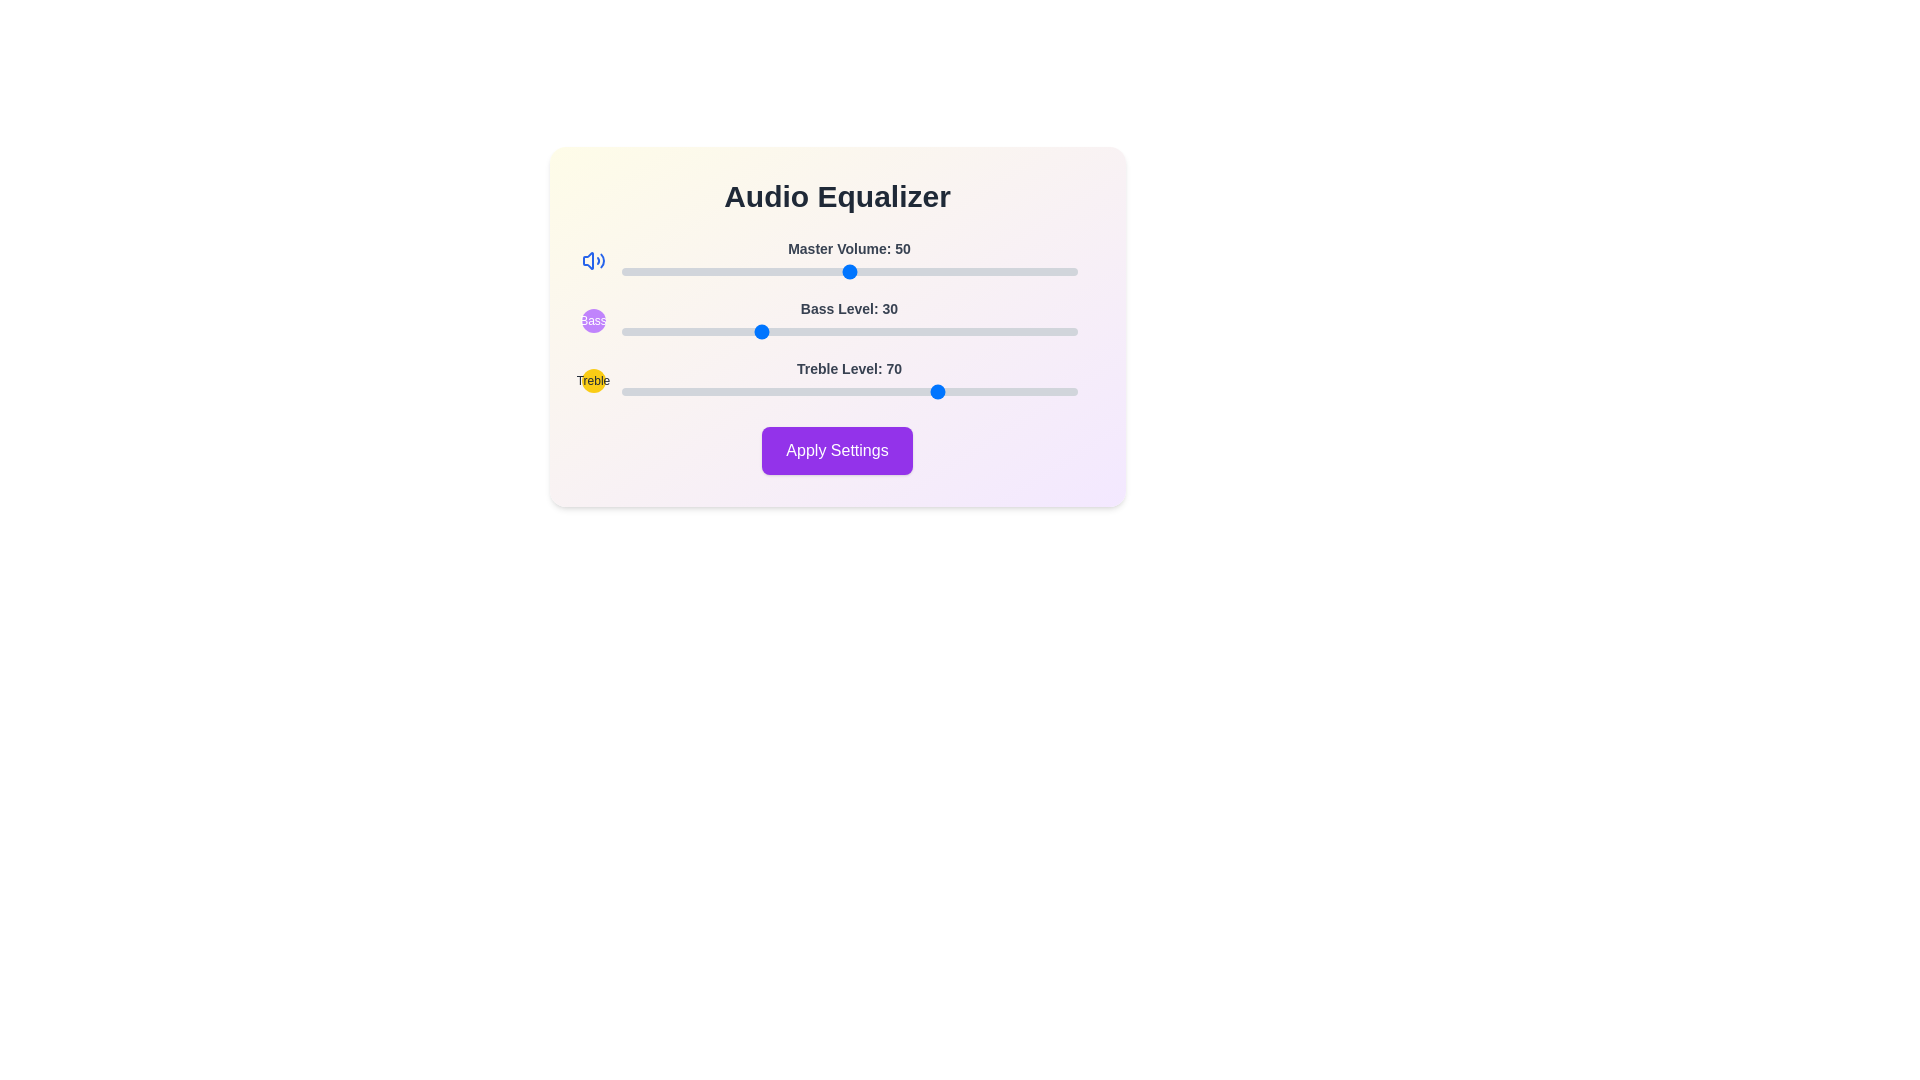 The image size is (1920, 1080). What do you see at coordinates (587, 260) in the screenshot?
I see `the volume adjustment icon located near the top-left corner of the central panel, adjacent to the 'Master Volume: 50' slider` at bounding box center [587, 260].